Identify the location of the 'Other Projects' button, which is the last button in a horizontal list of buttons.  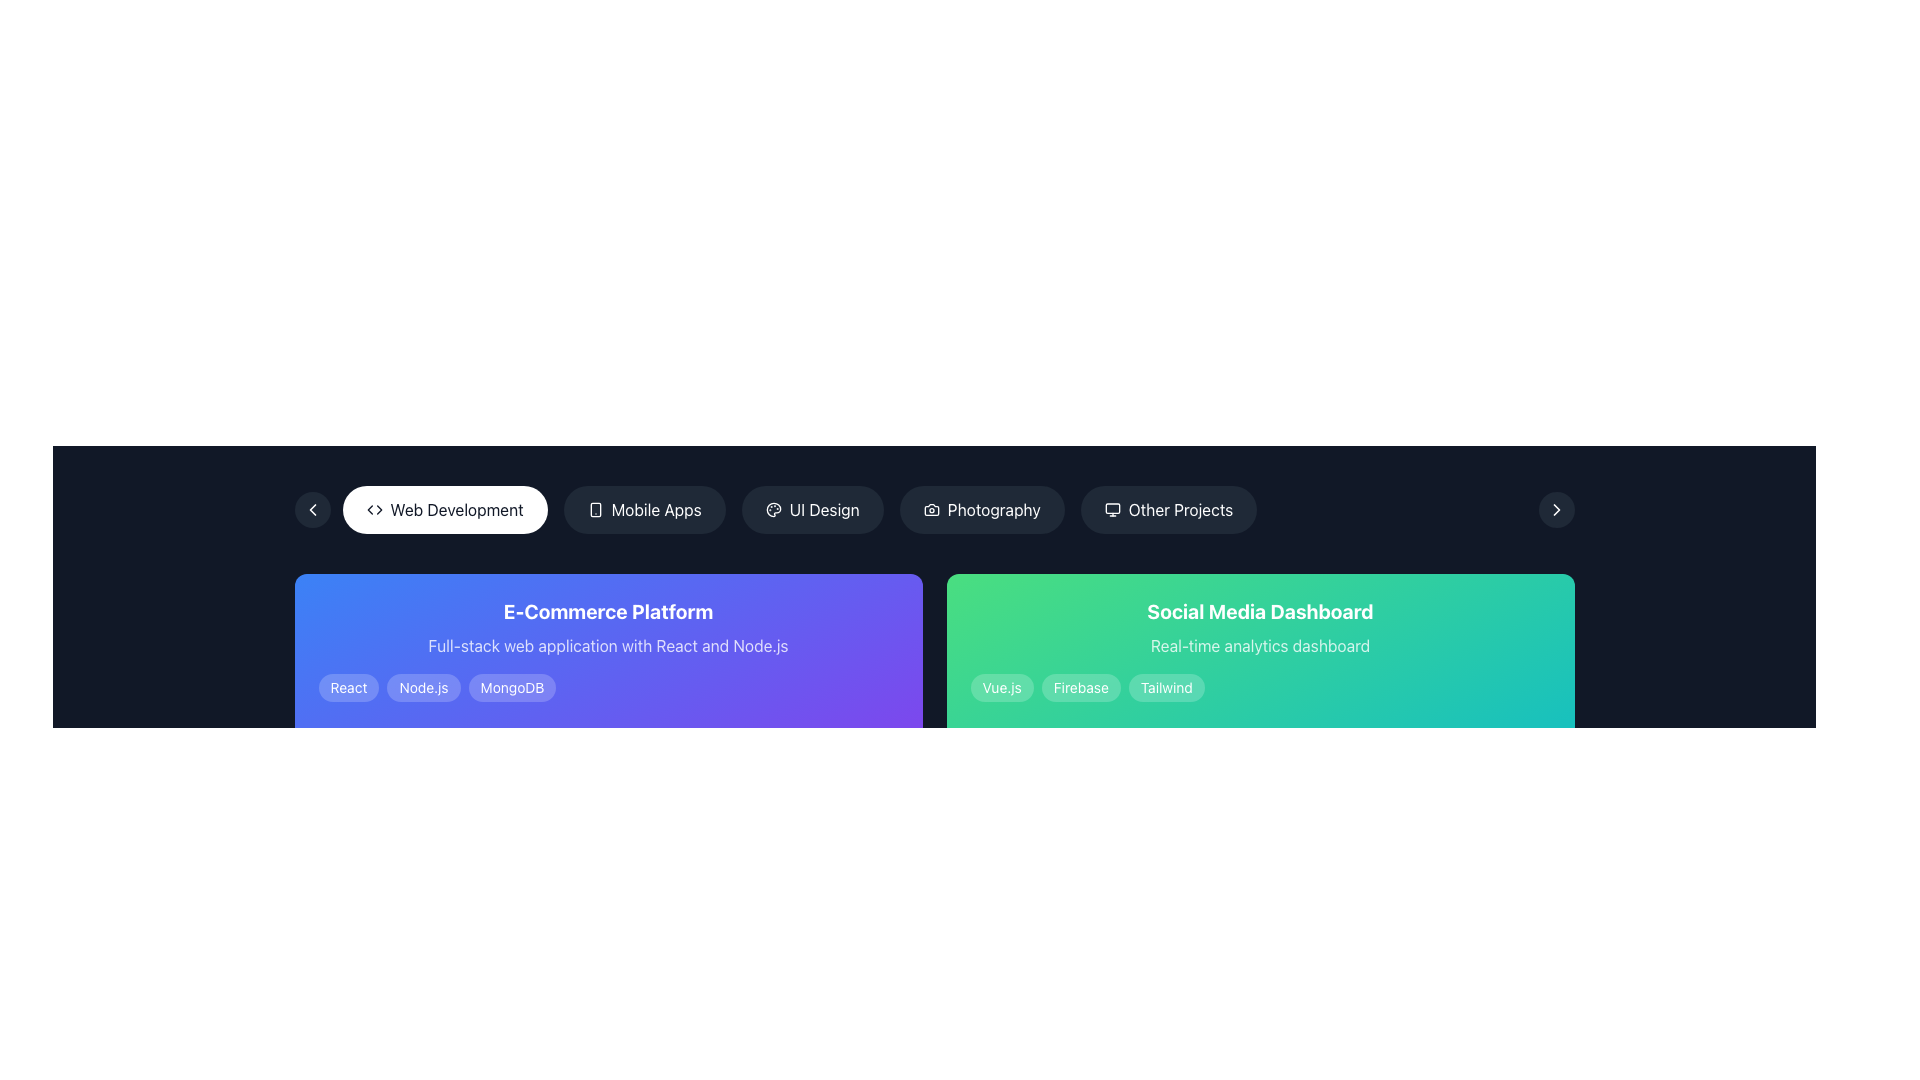
(1168, 508).